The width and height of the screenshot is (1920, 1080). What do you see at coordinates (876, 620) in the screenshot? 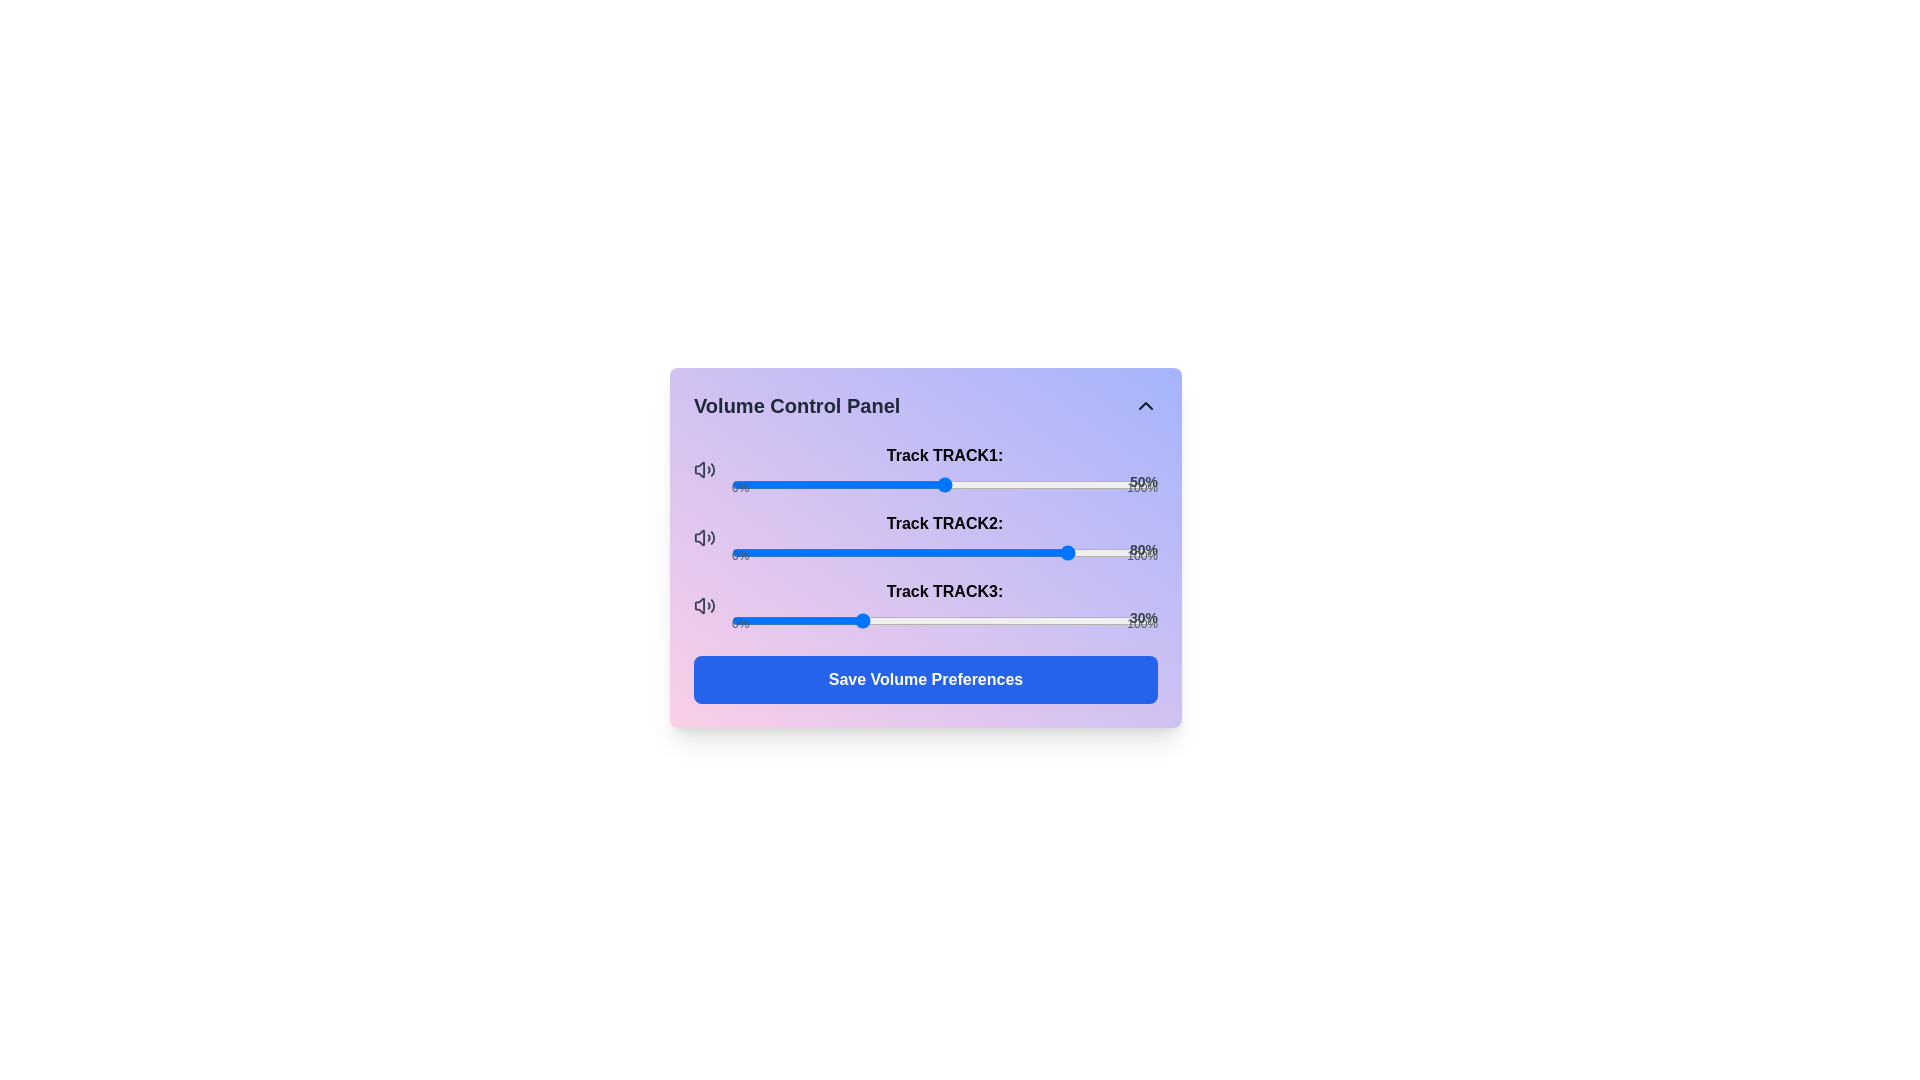
I see `the track volume` at bounding box center [876, 620].